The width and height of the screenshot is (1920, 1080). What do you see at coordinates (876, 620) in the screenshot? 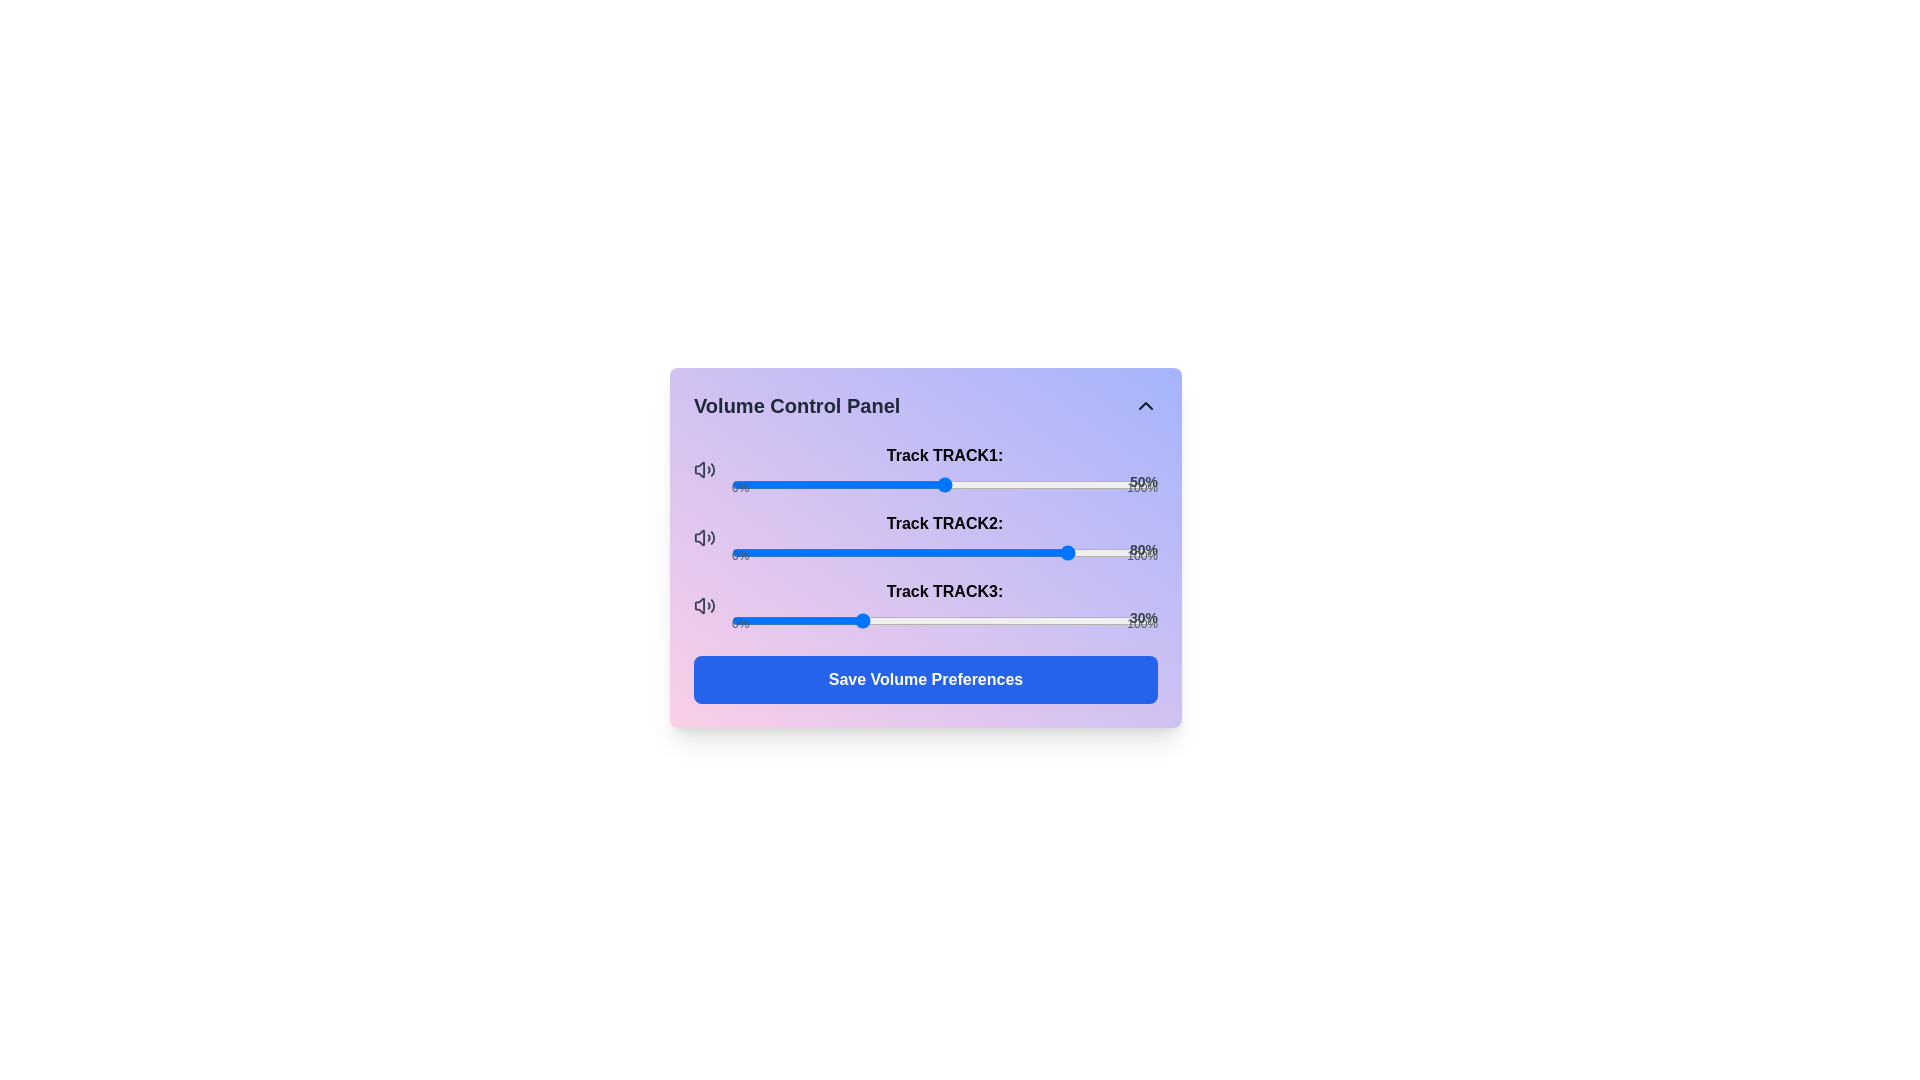
I see `the track volume` at bounding box center [876, 620].